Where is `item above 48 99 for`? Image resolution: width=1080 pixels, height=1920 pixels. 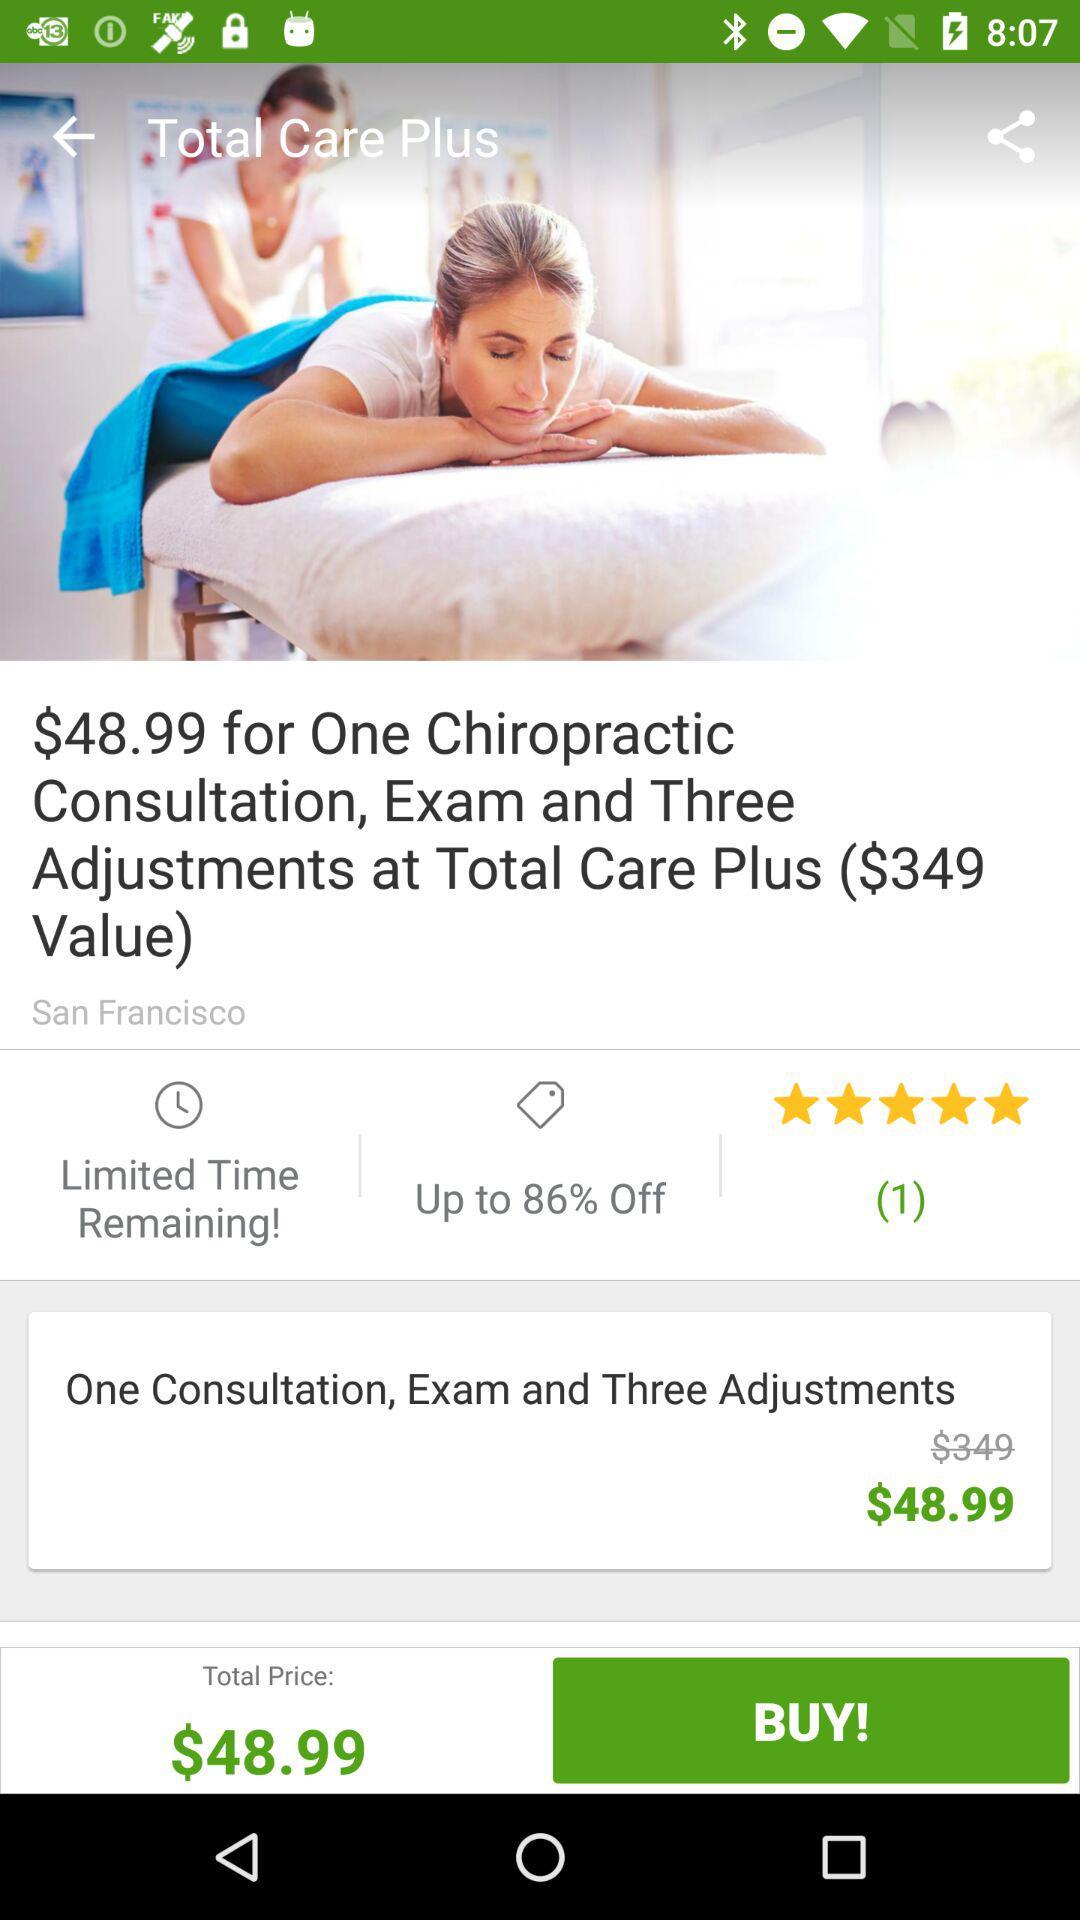 item above 48 99 for is located at coordinates (72, 135).